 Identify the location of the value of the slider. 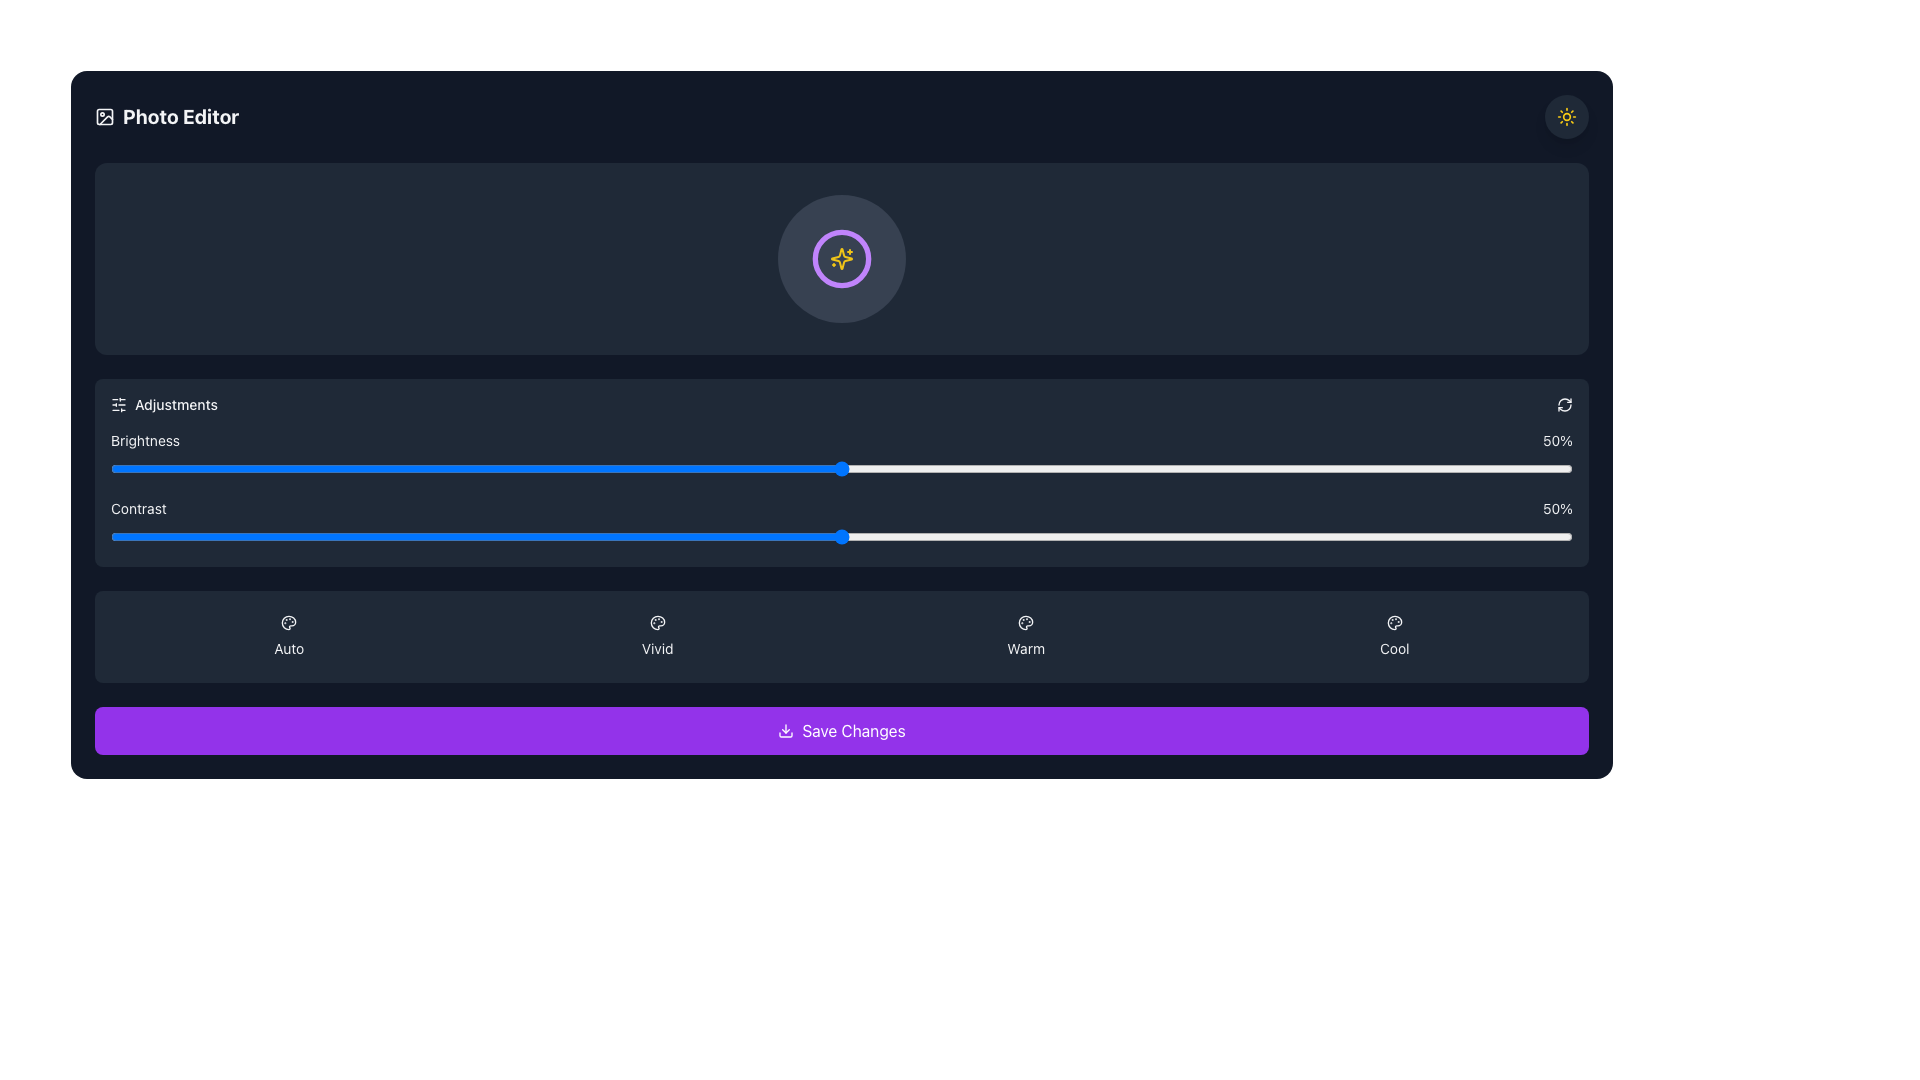
(1396, 535).